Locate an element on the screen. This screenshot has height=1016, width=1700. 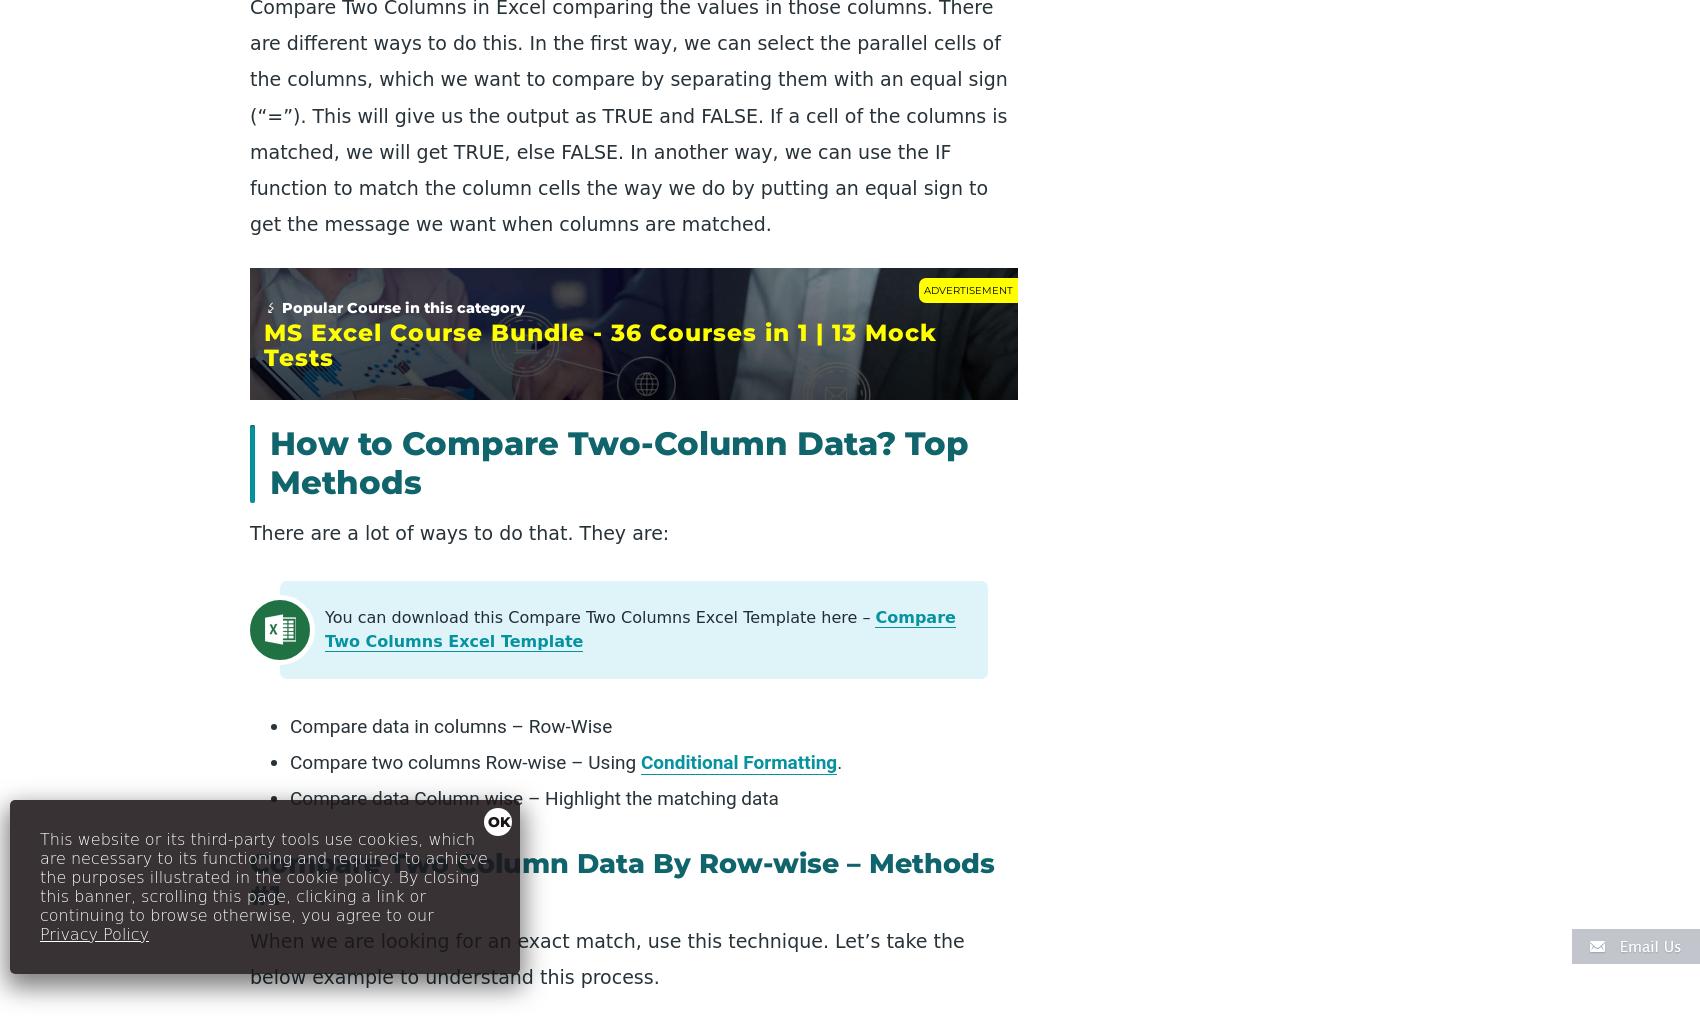
'OK' is located at coordinates (499, 821).